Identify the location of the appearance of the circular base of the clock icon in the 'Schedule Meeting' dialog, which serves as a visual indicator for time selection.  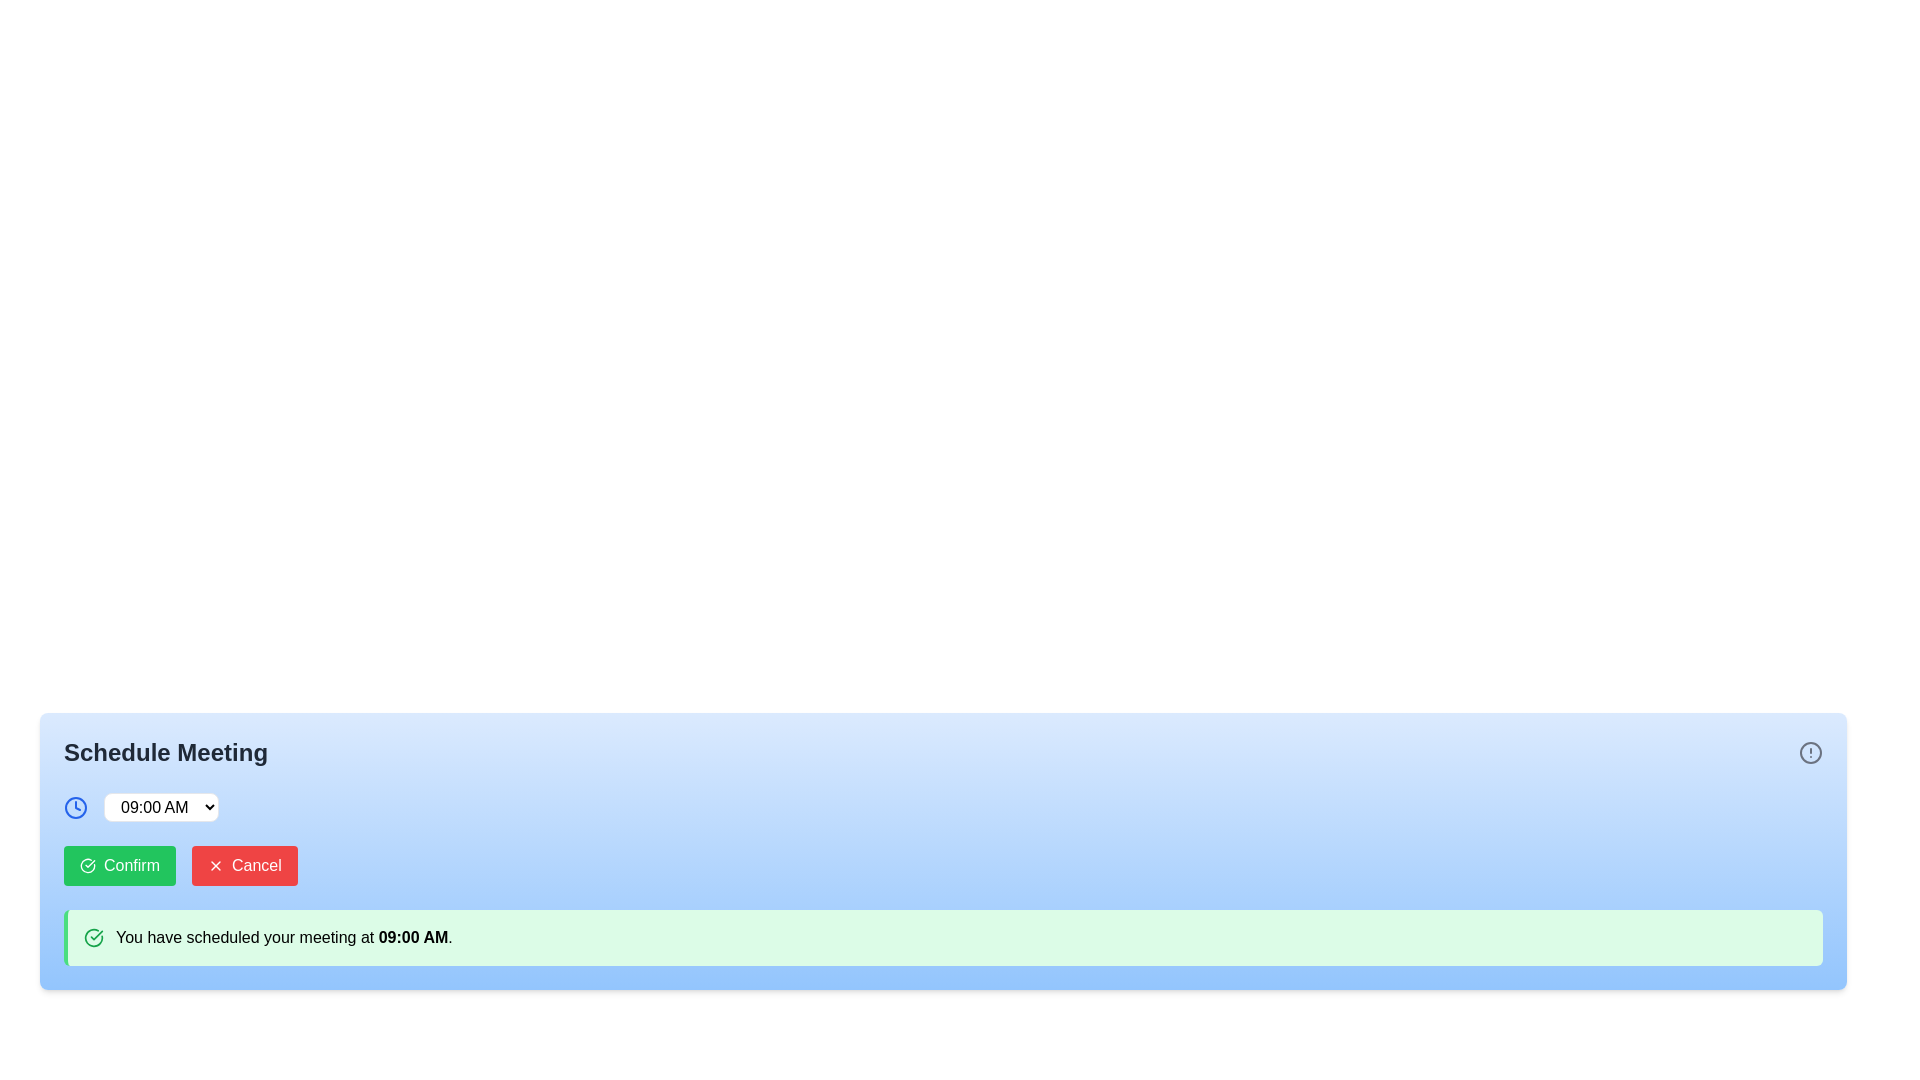
(76, 806).